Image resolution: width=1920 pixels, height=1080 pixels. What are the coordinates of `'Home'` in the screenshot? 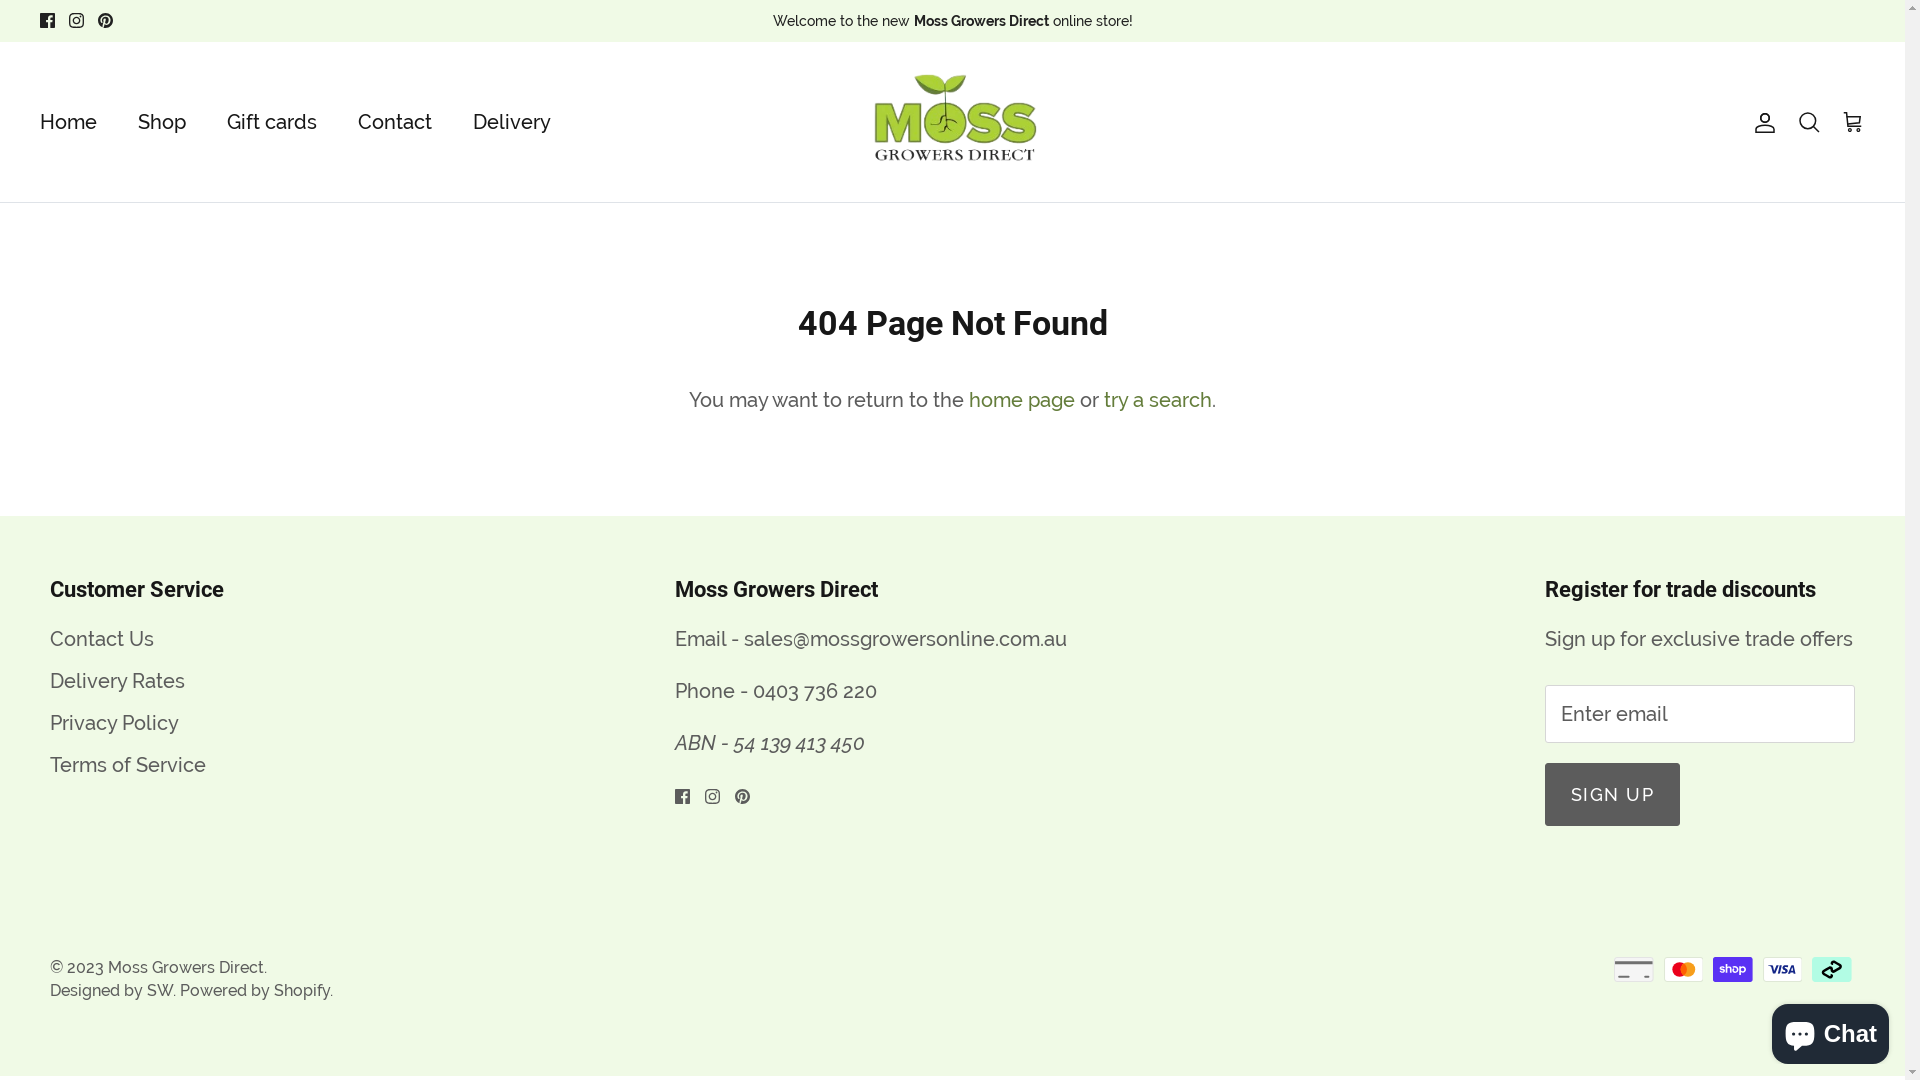 It's located at (68, 122).